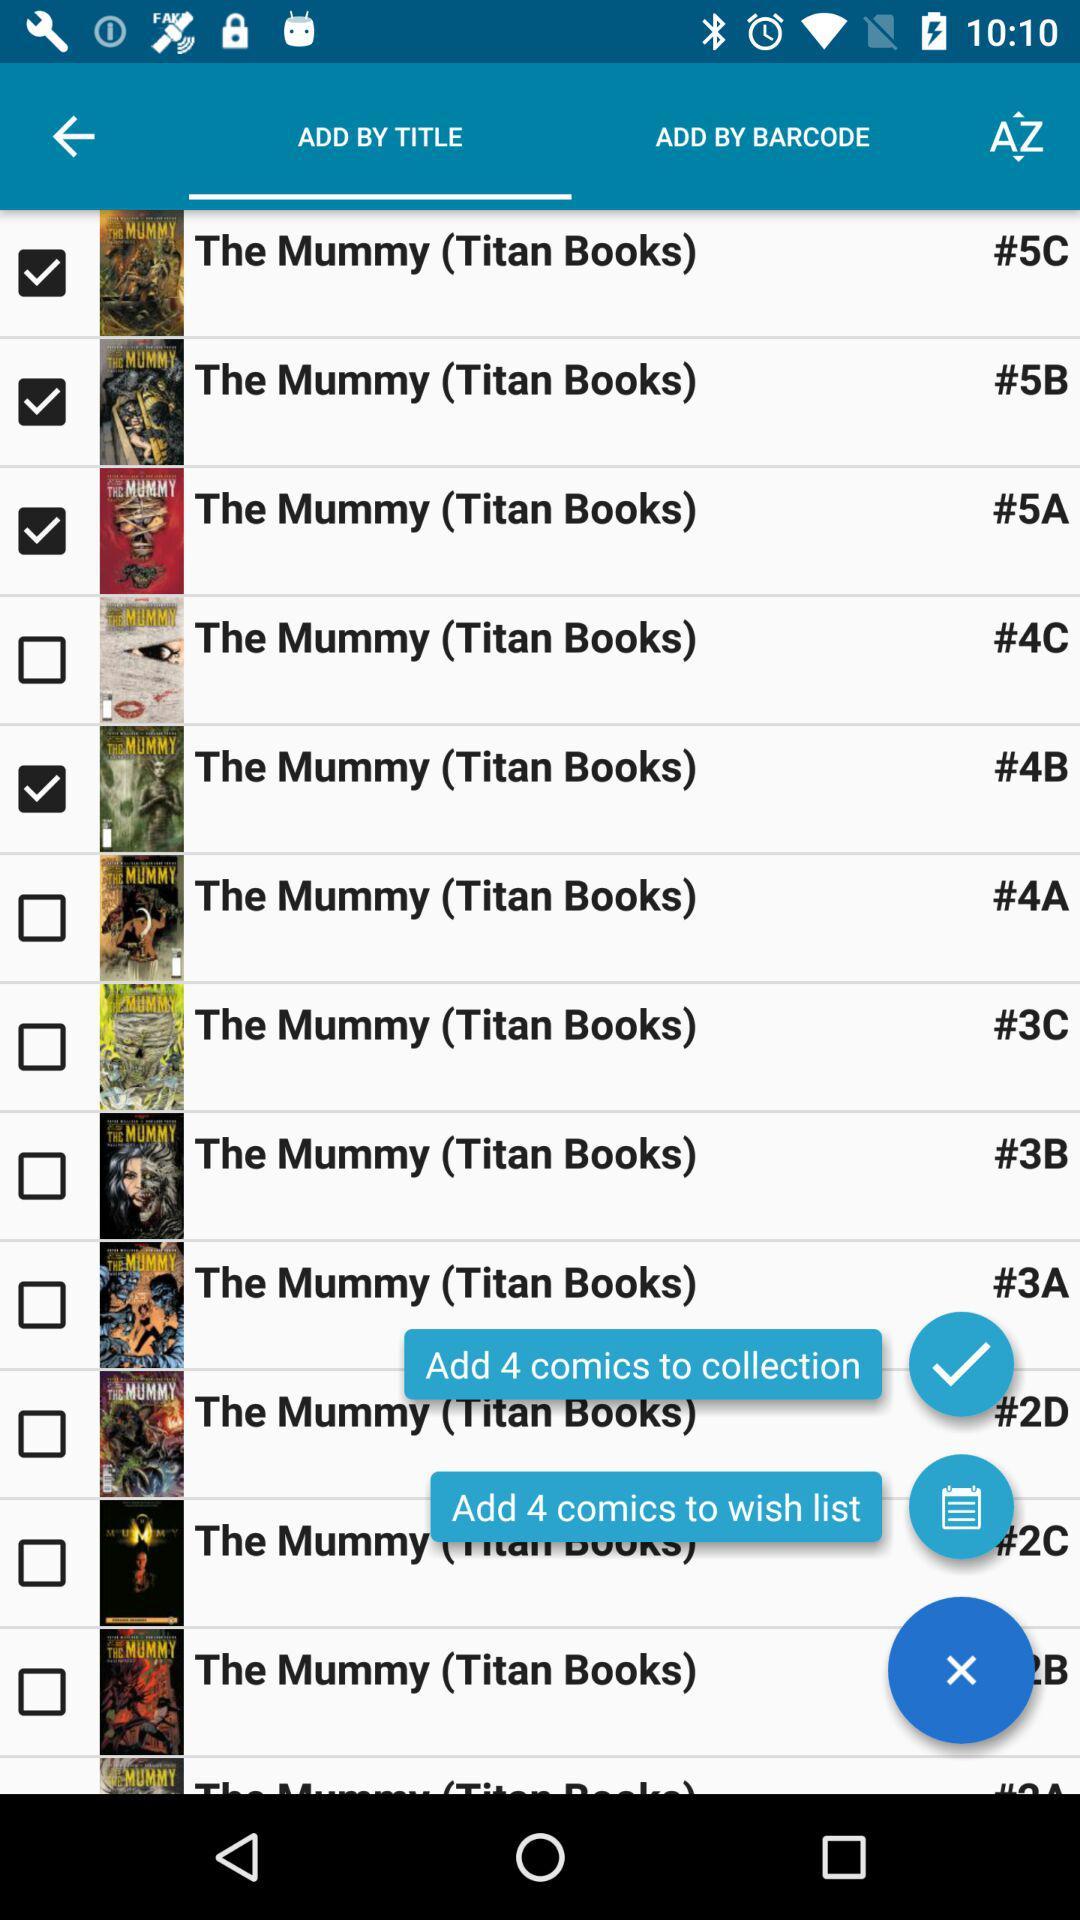 The width and height of the screenshot is (1080, 1920). What do you see at coordinates (960, 1363) in the screenshot?
I see `the check icon` at bounding box center [960, 1363].